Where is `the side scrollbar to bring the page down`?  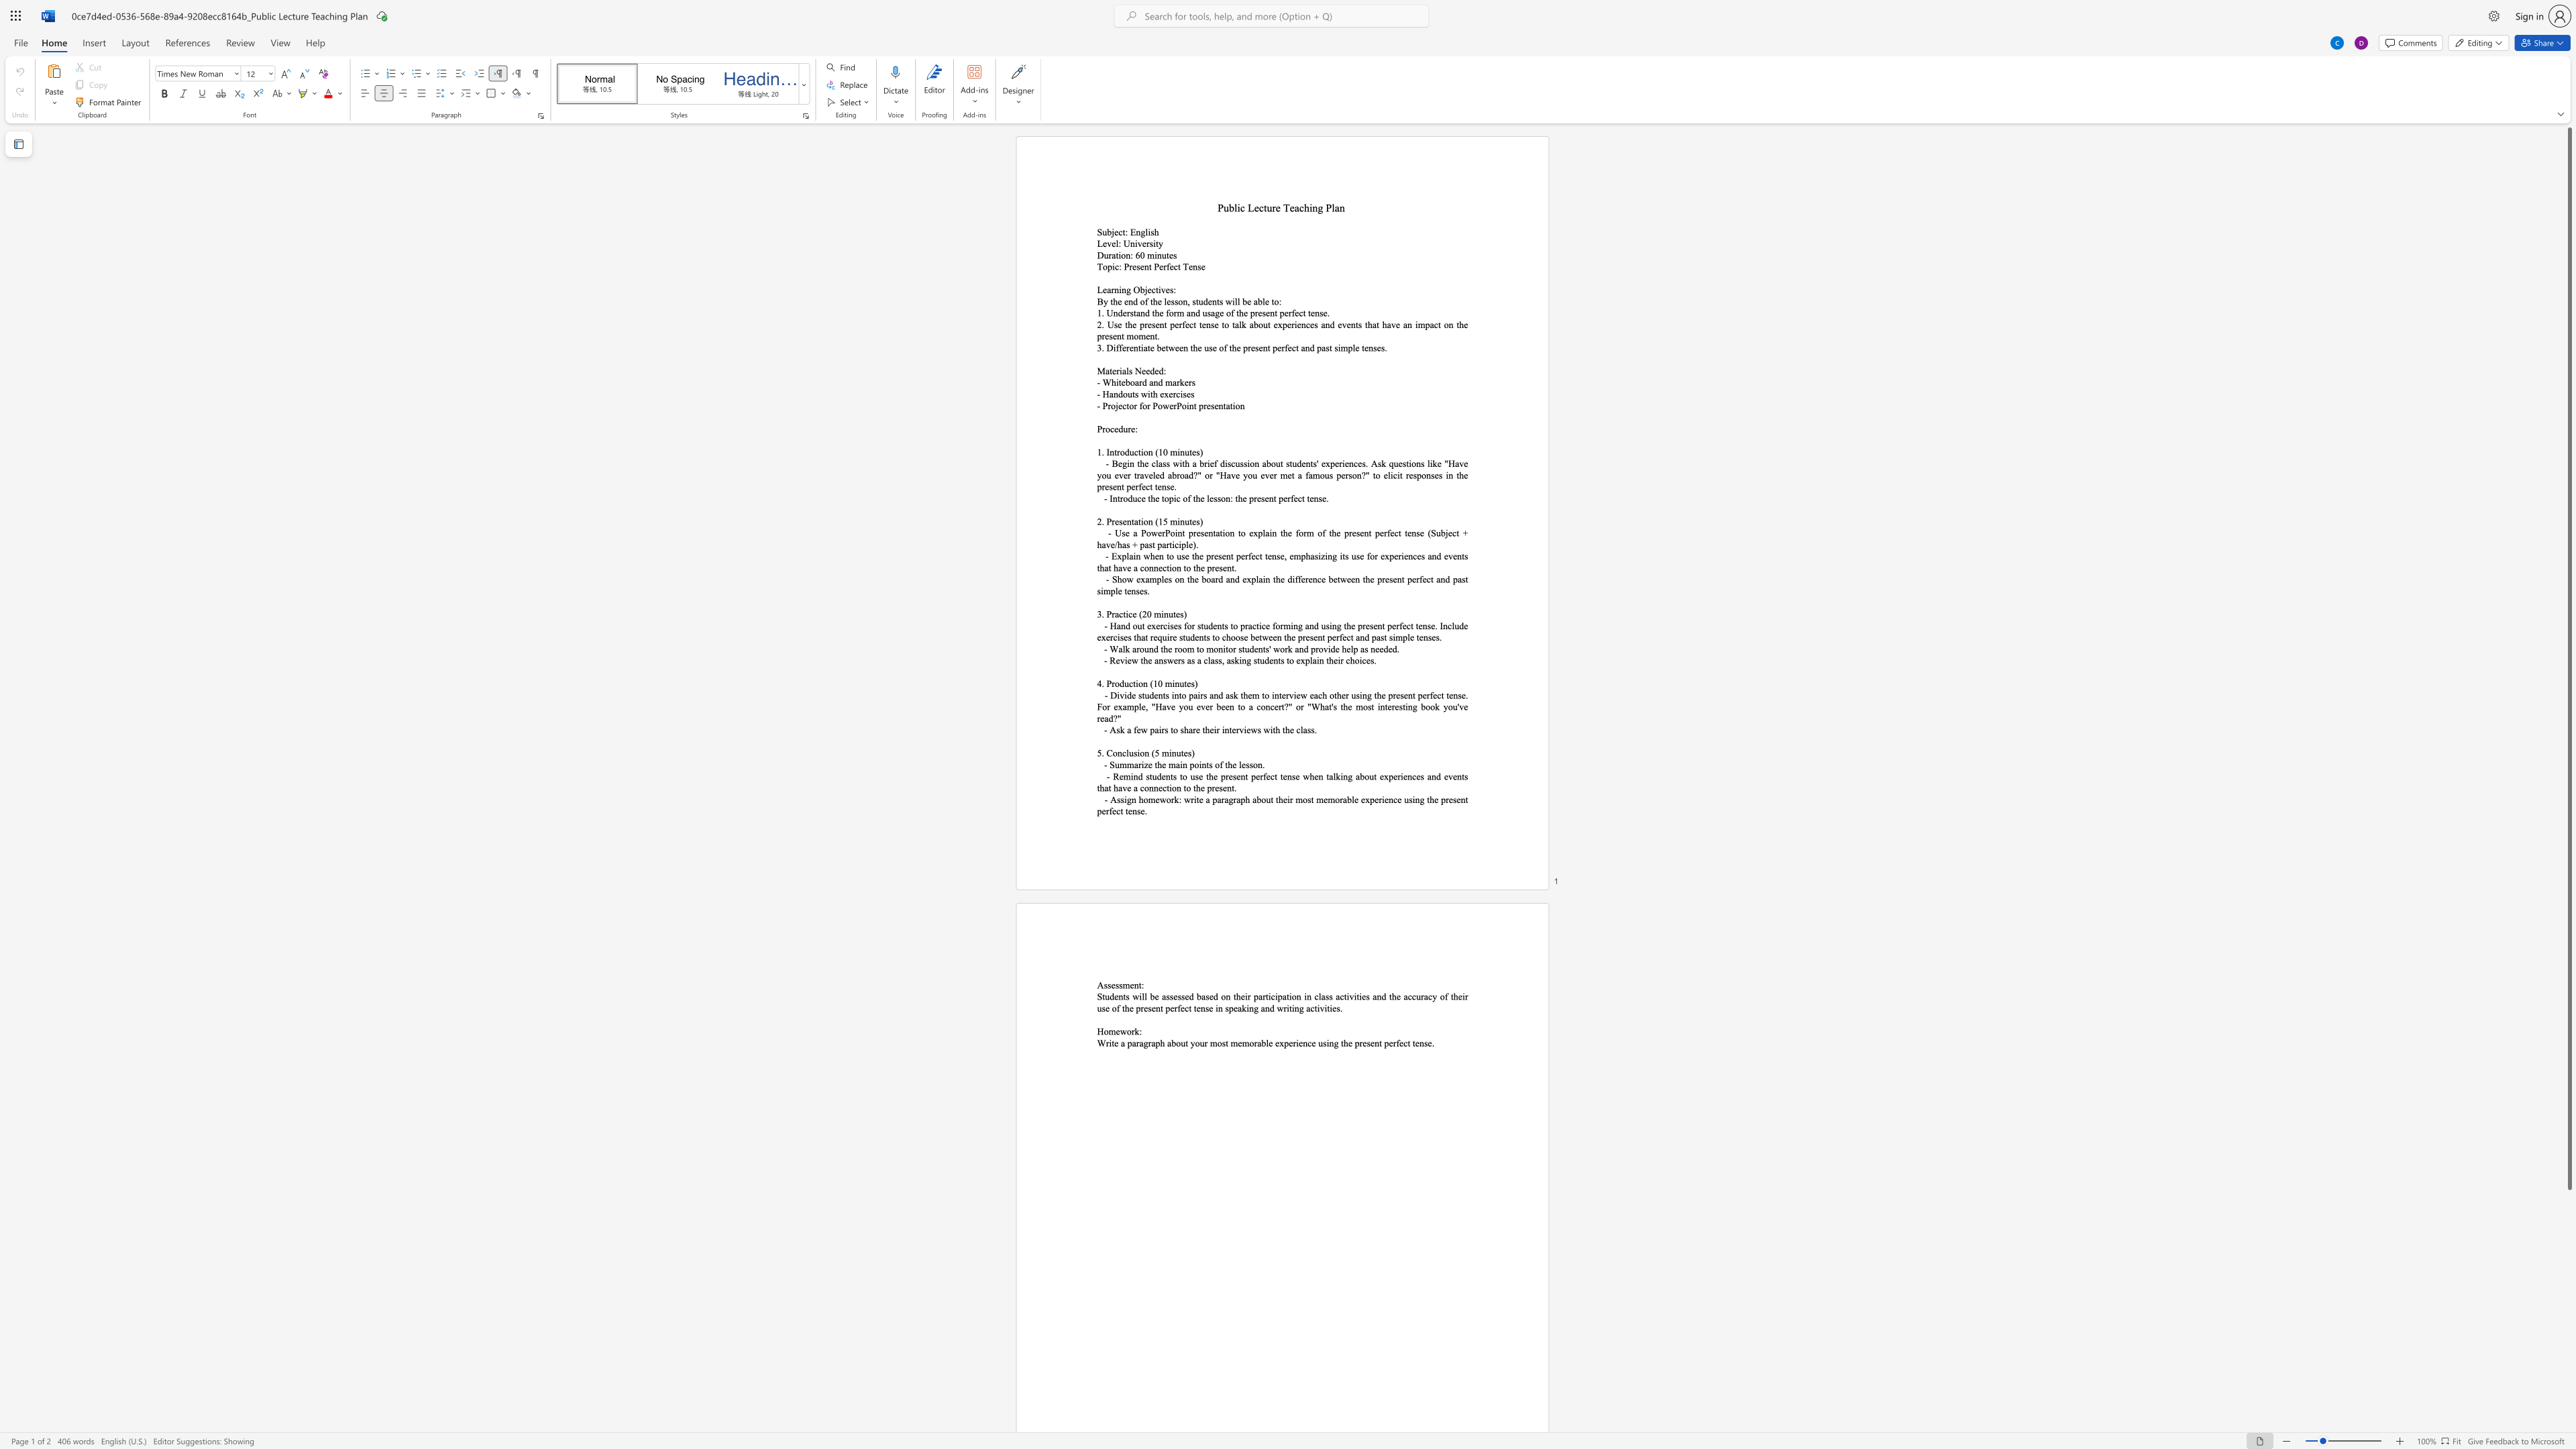
the side scrollbar to bring the page down is located at coordinates (2568, 1421).